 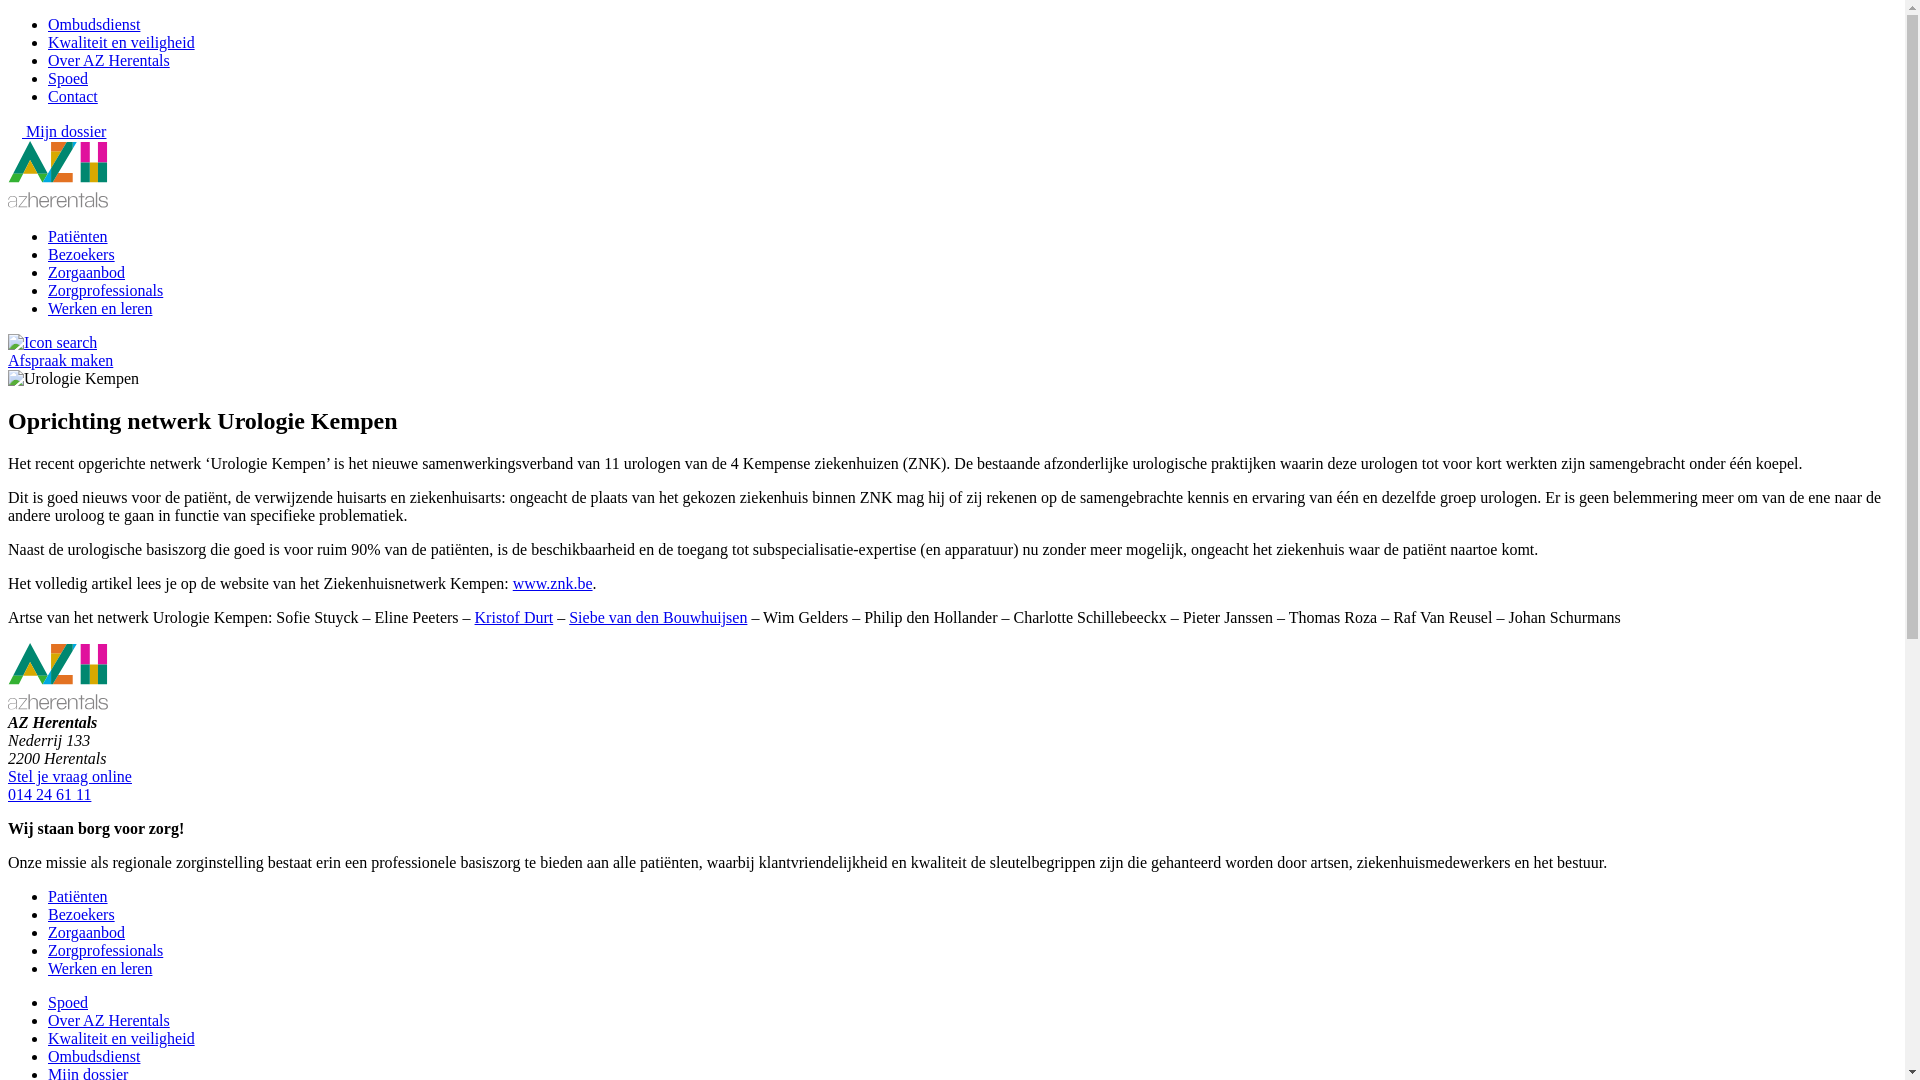 I want to click on 'Siebe van den Bouwhuijsen', so click(x=568, y=616).